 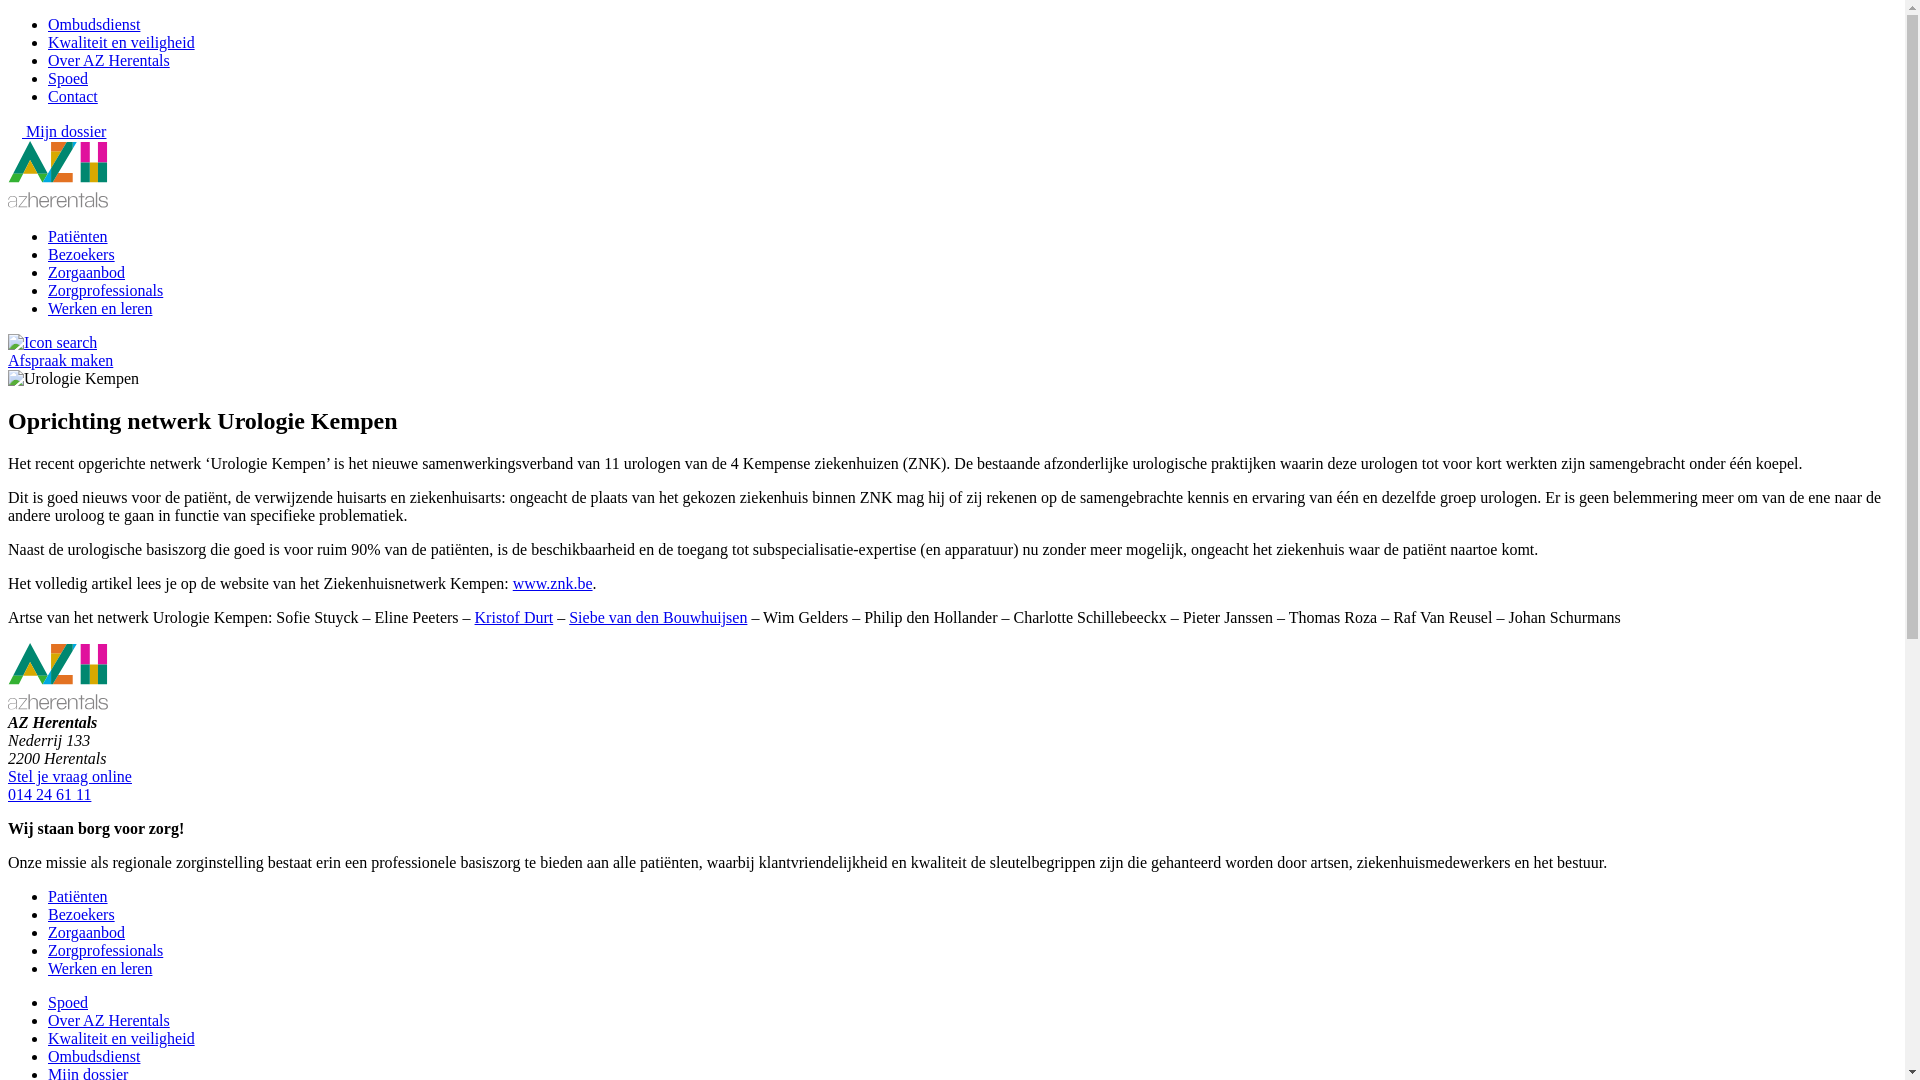 I want to click on 'Siebe van den Bouwhuijsen', so click(x=568, y=616).